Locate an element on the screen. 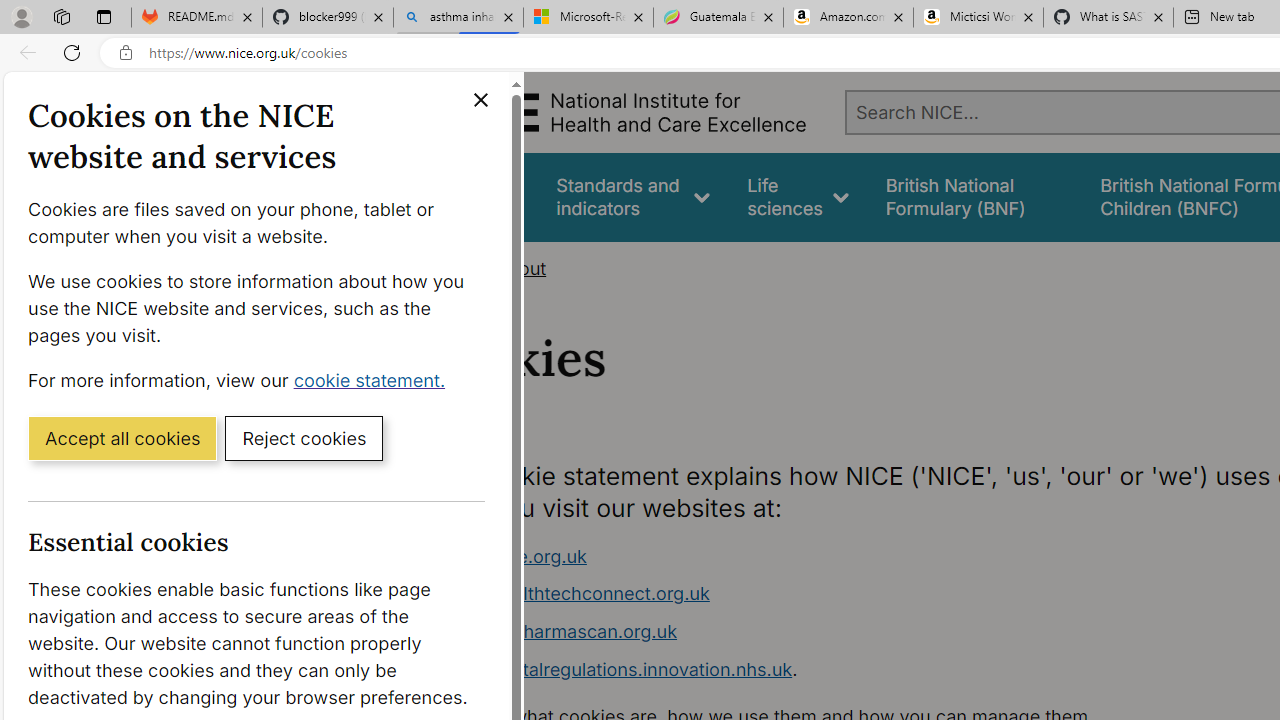  'Home>' is located at coordinates (455, 268).